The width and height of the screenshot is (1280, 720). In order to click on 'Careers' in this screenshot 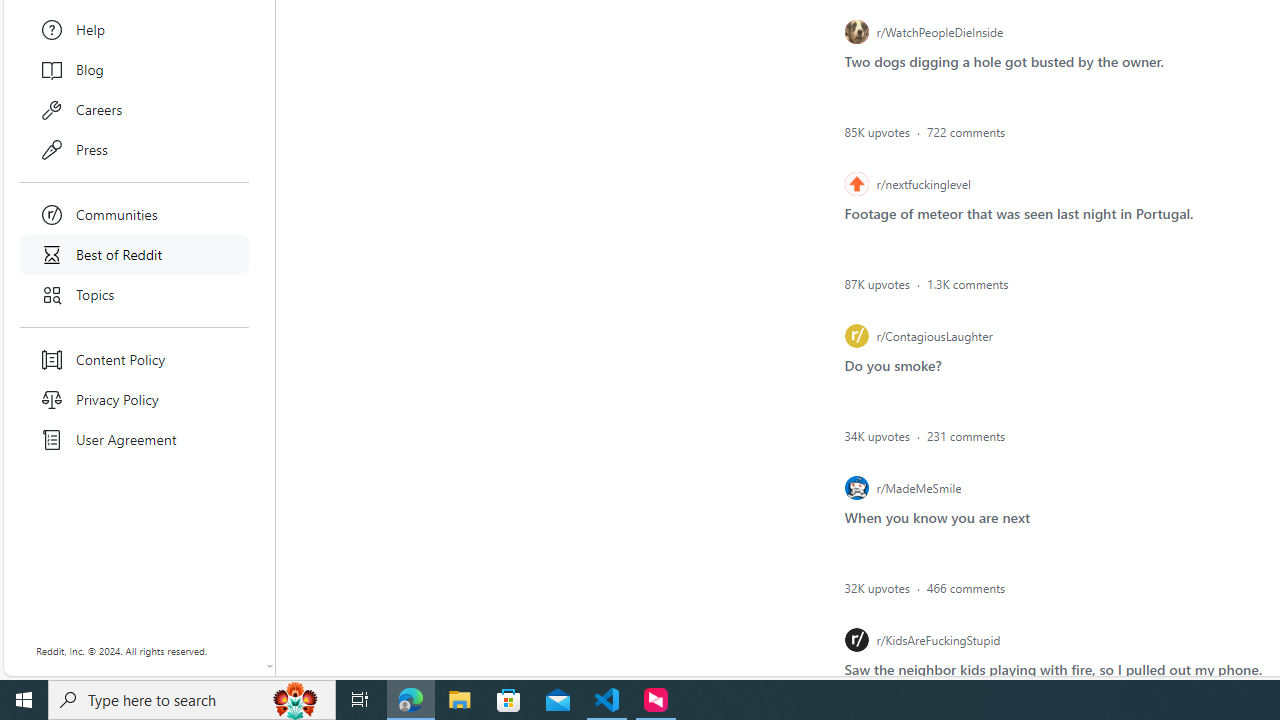, I will do `click(134, 110)`.